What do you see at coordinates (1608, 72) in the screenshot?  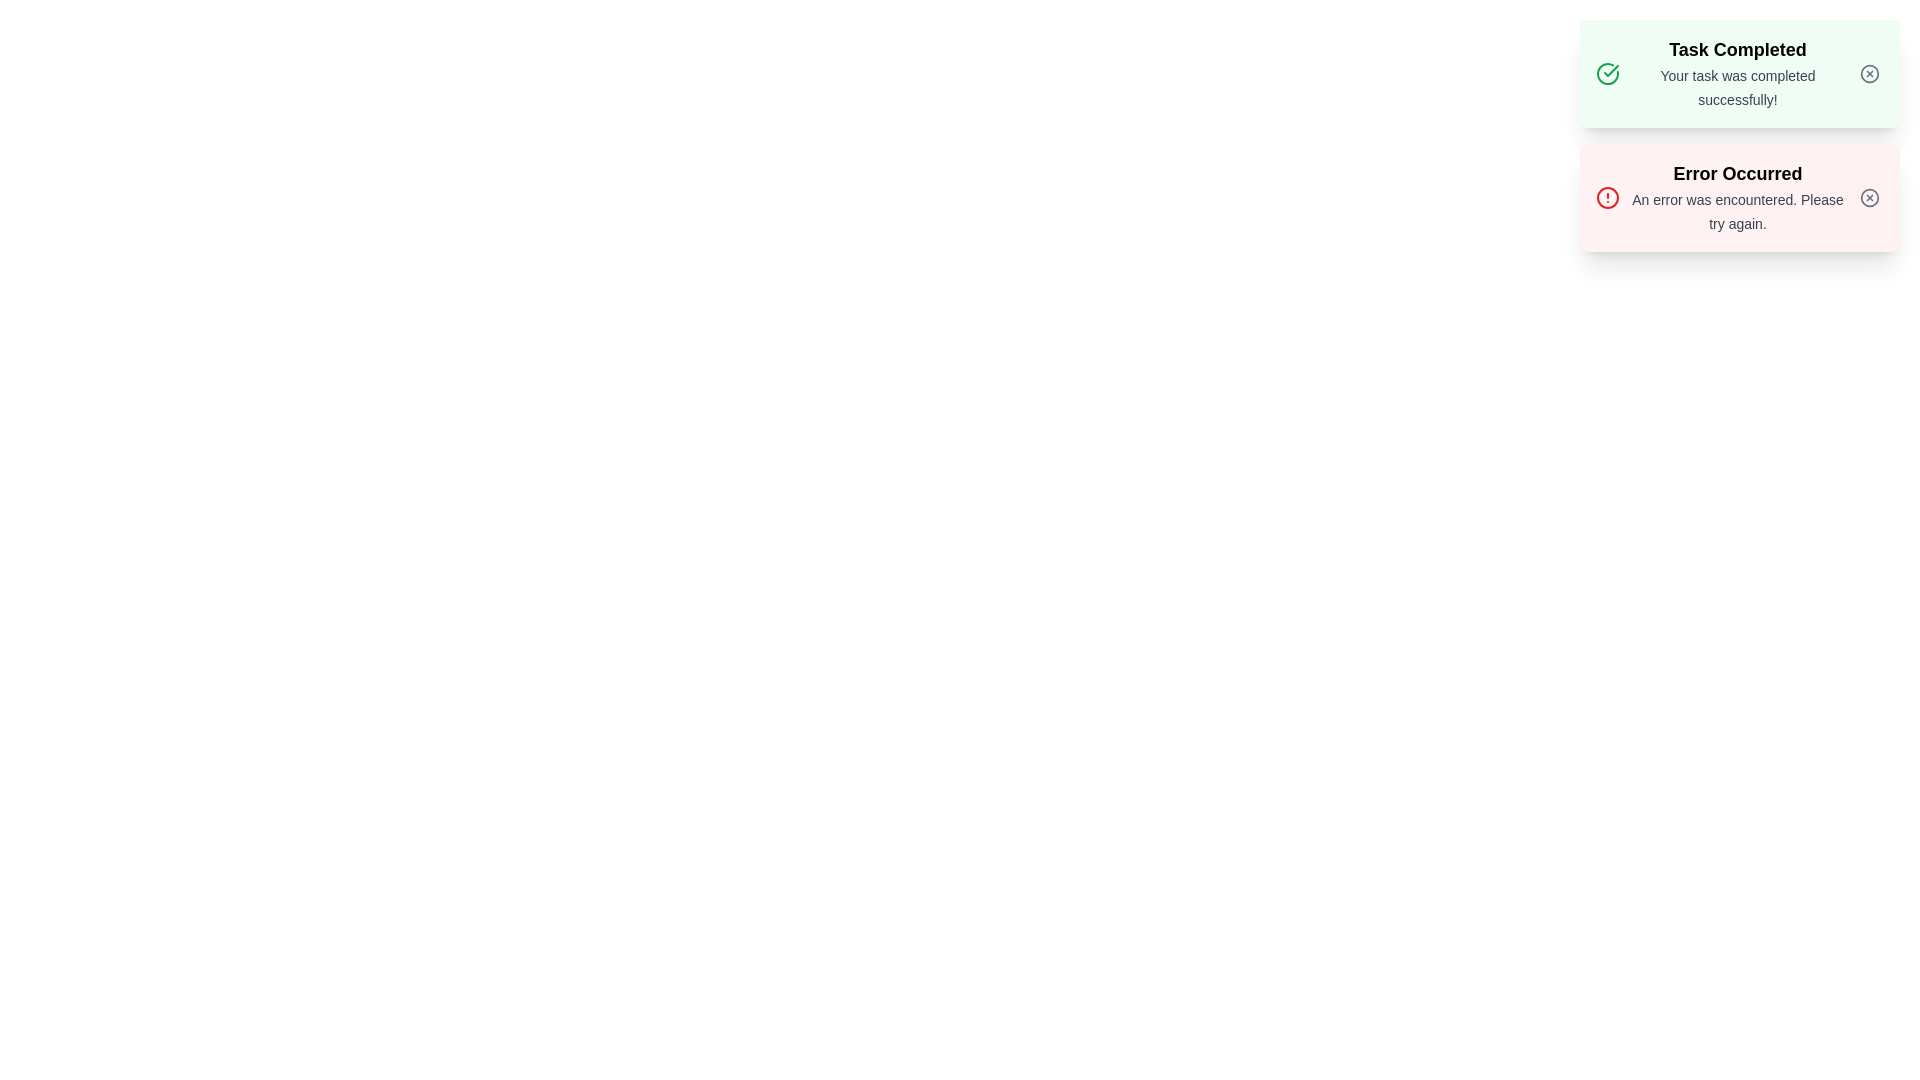 I see `the visual indicator for successful completion located in the 'Task Completed' notification card, positioned to the left of the text content` at bounding box center [1608, 72].